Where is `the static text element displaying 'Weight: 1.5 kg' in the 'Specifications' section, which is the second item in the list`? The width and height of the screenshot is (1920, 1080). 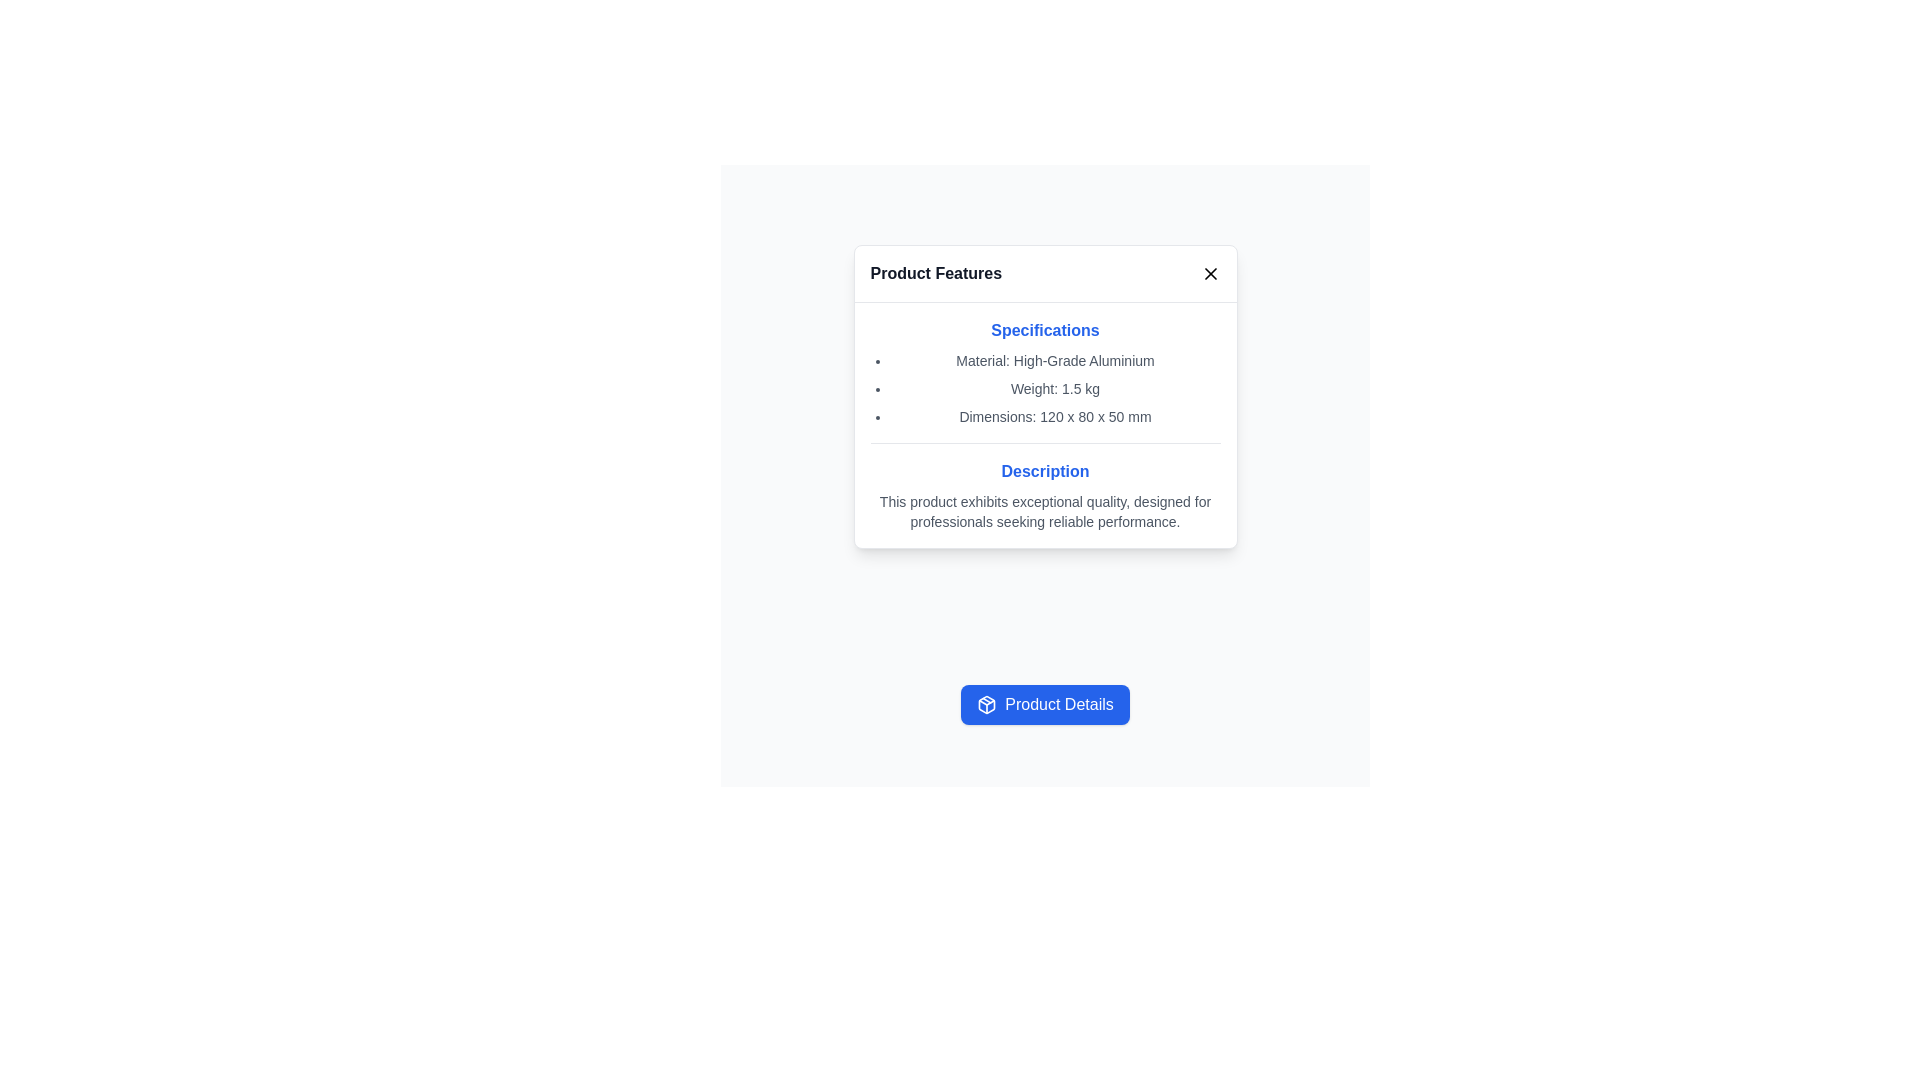
the static text element displaying 'Weight: 1.5 kg' in the 'Specifications' section, which is the second item in the list is located at coordinates (1054, 389).